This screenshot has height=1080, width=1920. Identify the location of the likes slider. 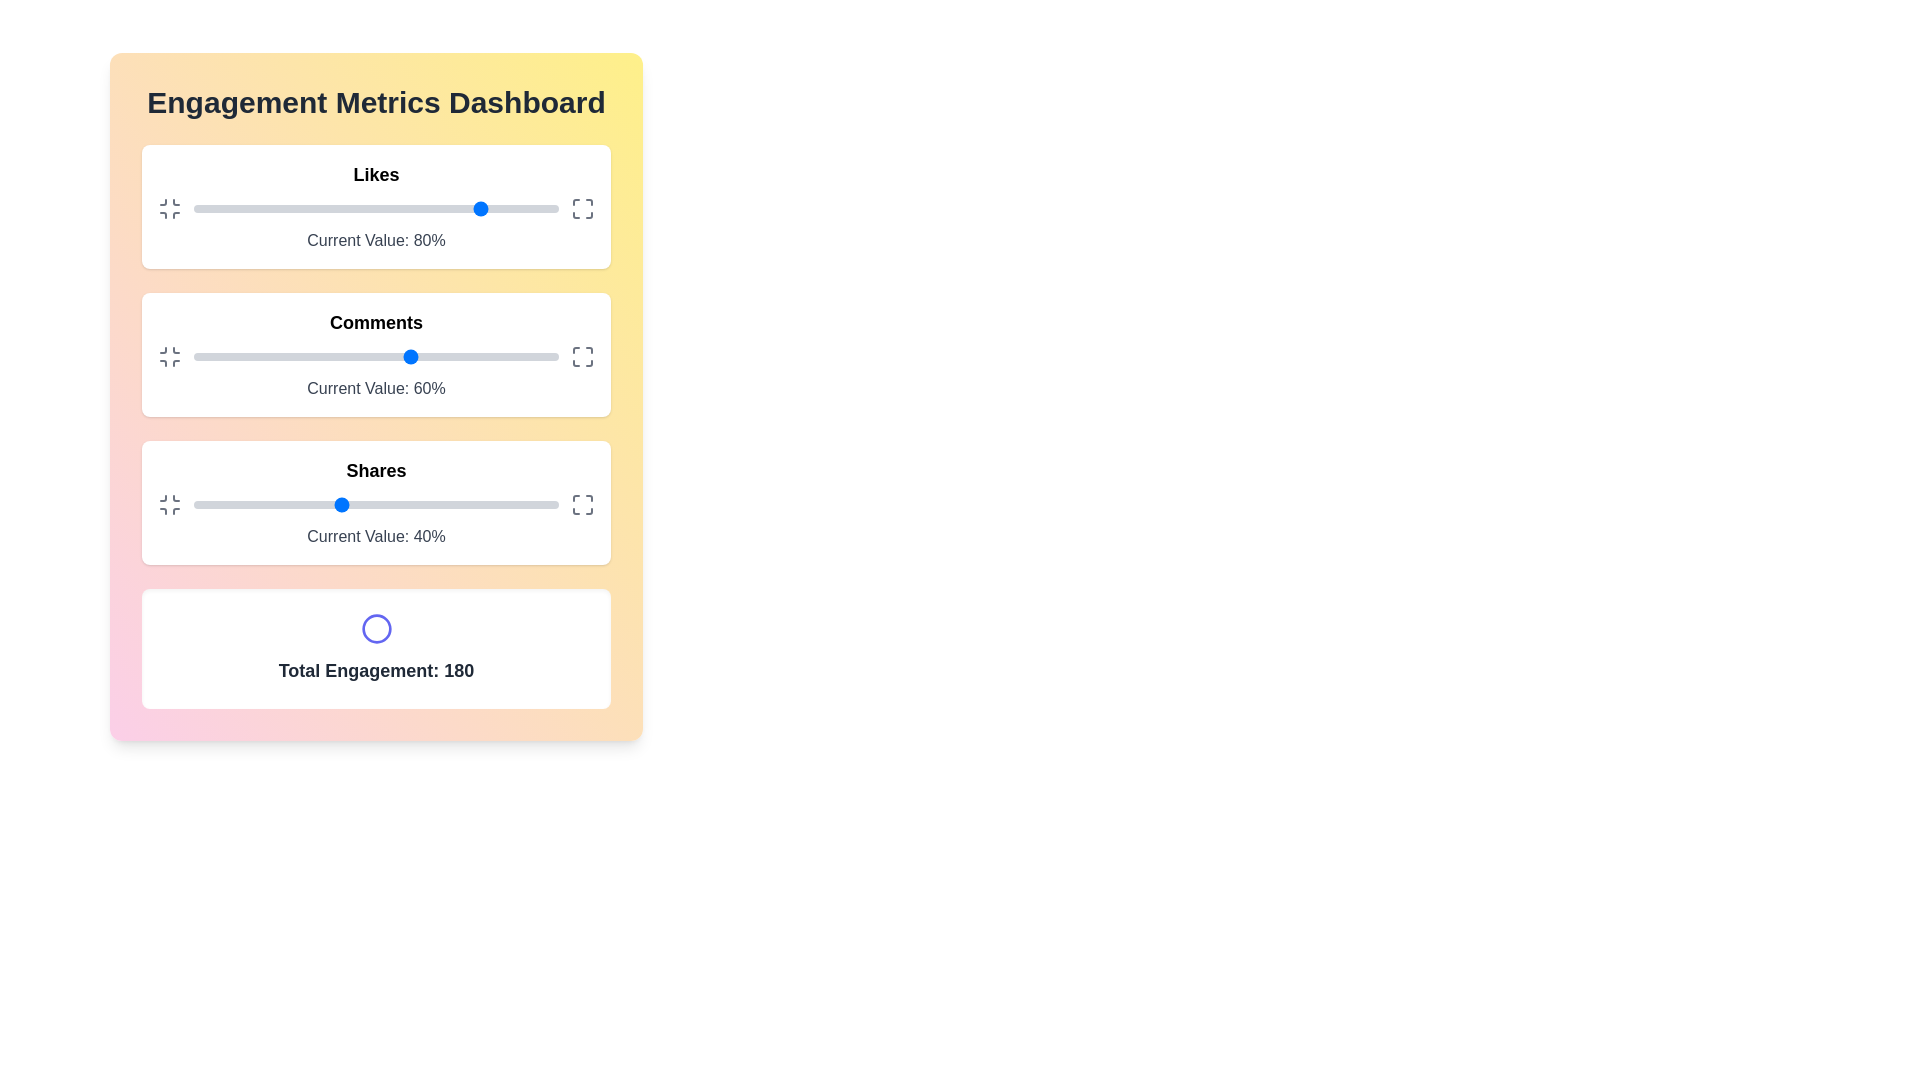
(422, 208).